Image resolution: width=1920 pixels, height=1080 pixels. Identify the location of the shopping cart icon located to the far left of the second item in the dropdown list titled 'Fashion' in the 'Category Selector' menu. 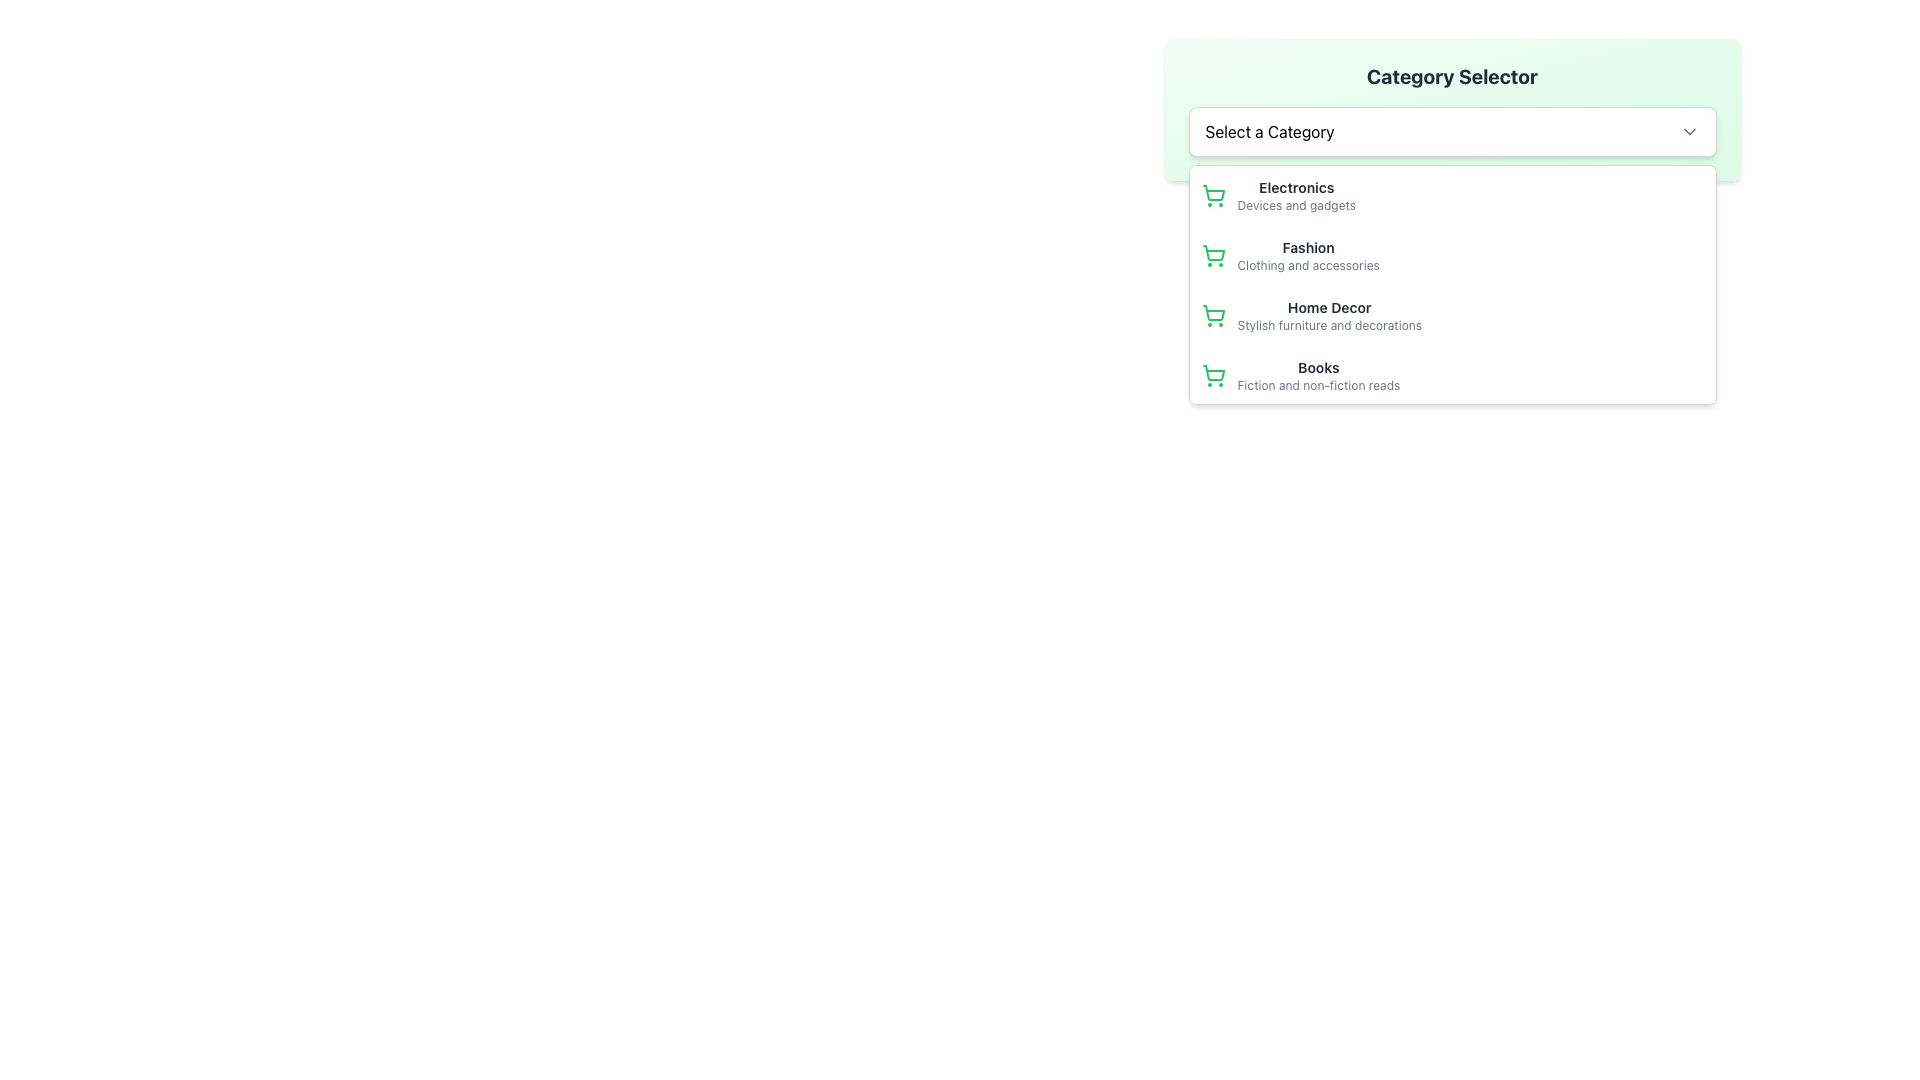
(1212, 252).